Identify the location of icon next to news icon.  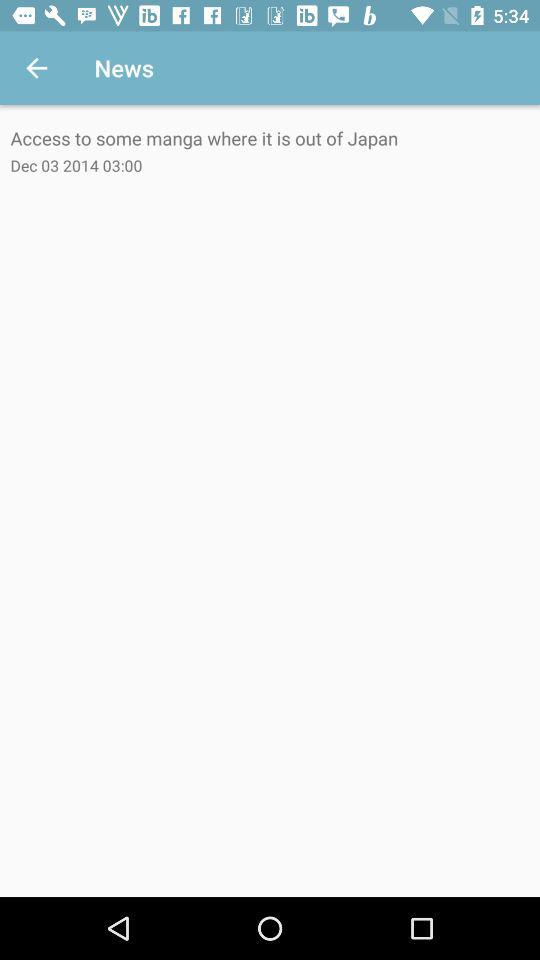
(36, 68).